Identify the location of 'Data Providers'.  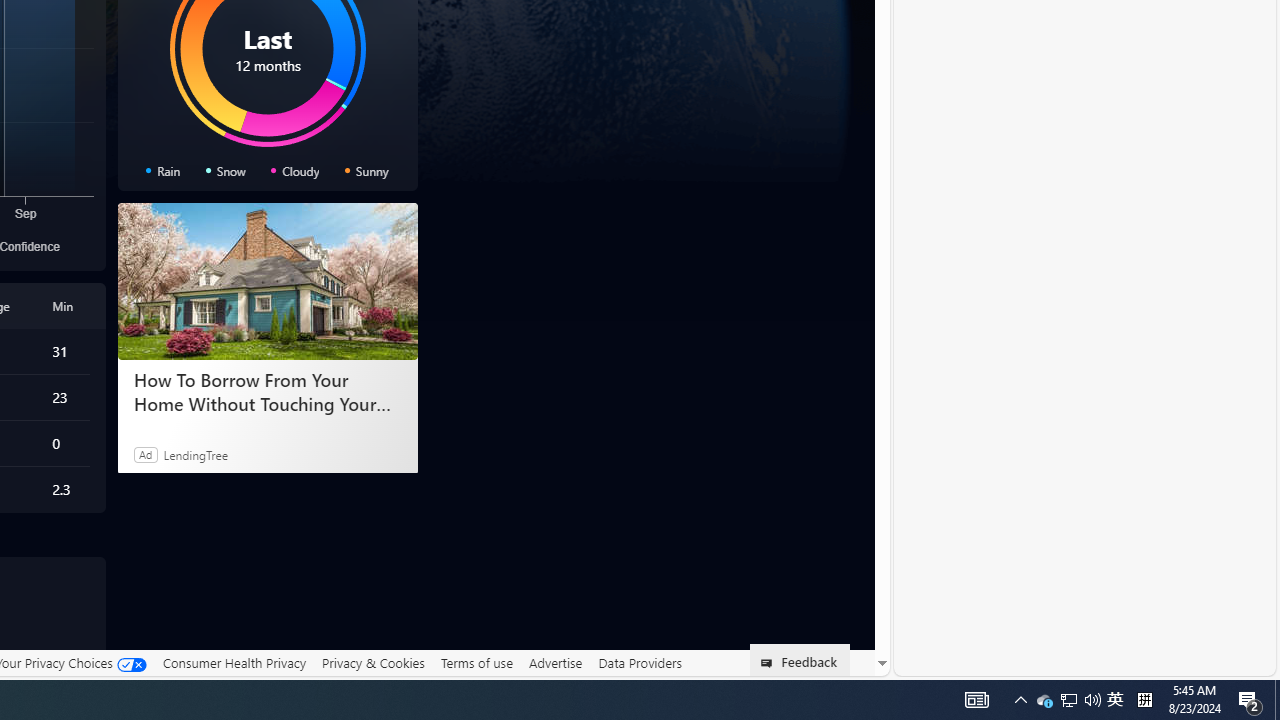
(640, 663).